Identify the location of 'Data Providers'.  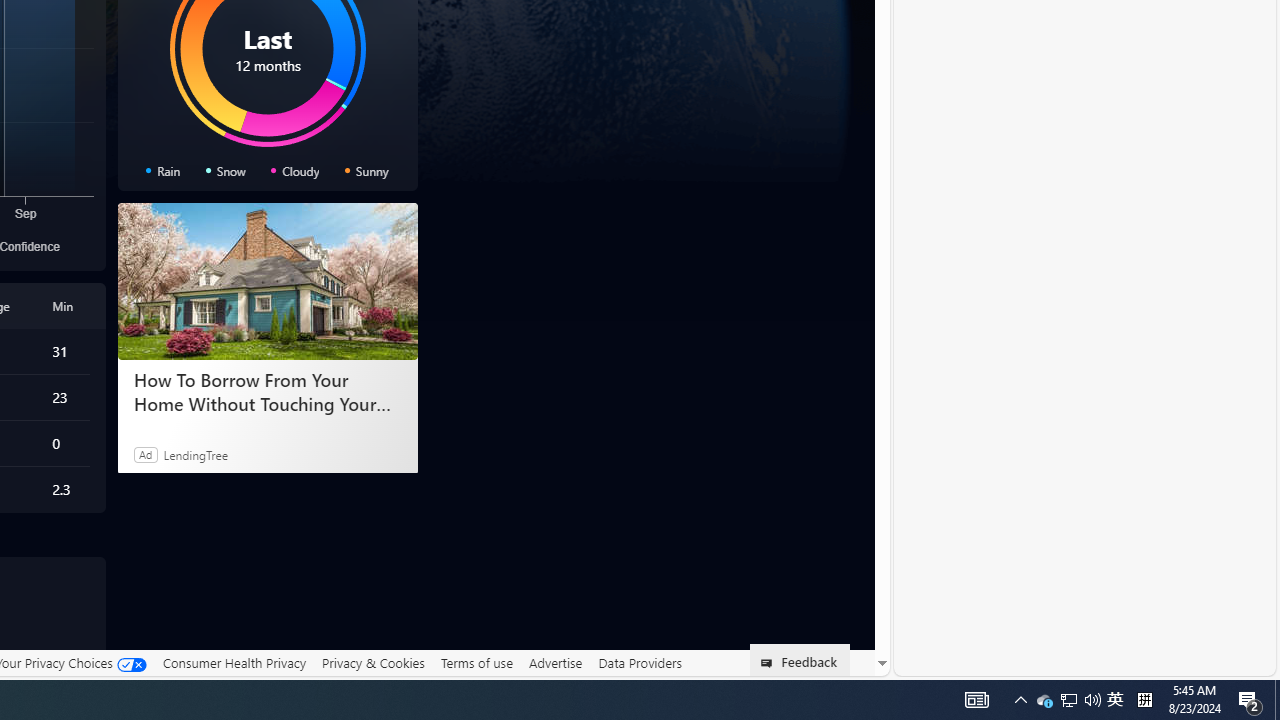
(640, 663).